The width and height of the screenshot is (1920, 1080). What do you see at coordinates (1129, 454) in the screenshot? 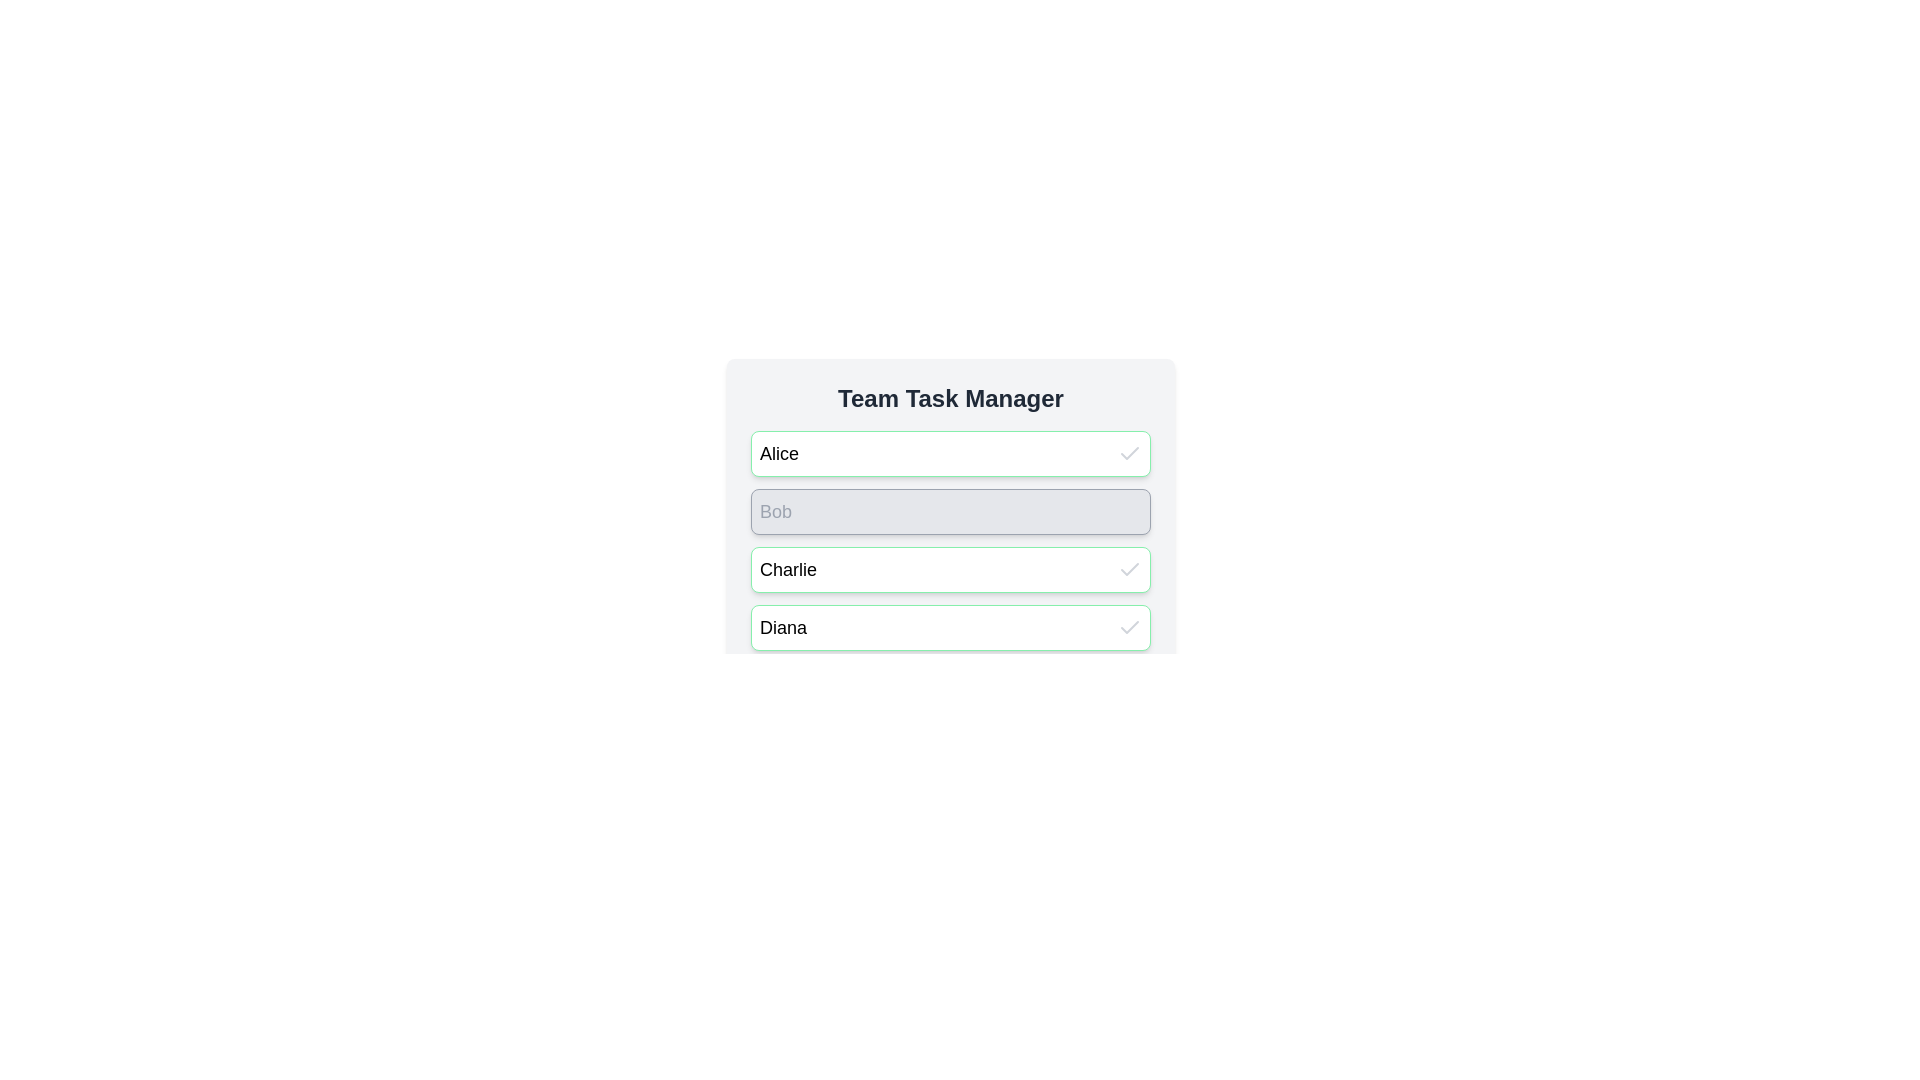
I see `the SVG Icon (Checkmark) located to the far-right of the 'Alice' option, which indicates the selection state for that row` at bounding box center [1129, 454].